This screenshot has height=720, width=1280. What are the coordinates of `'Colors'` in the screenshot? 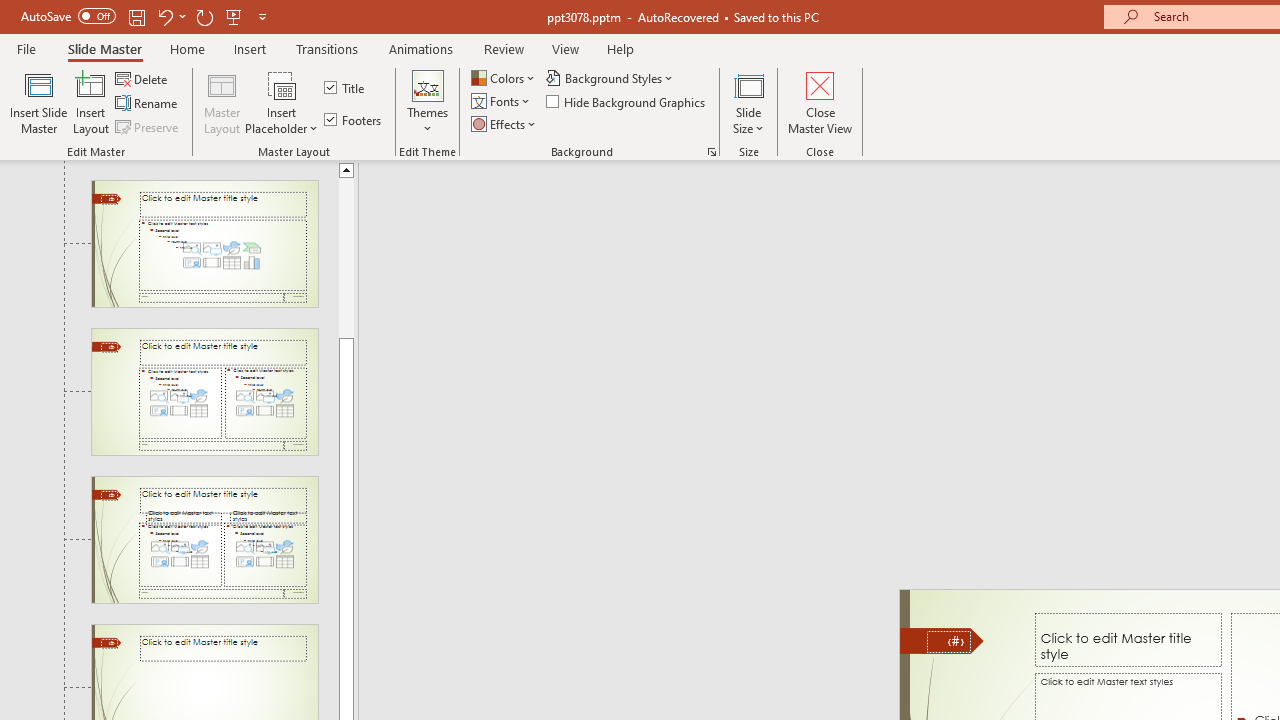 It's located at (504, 77).